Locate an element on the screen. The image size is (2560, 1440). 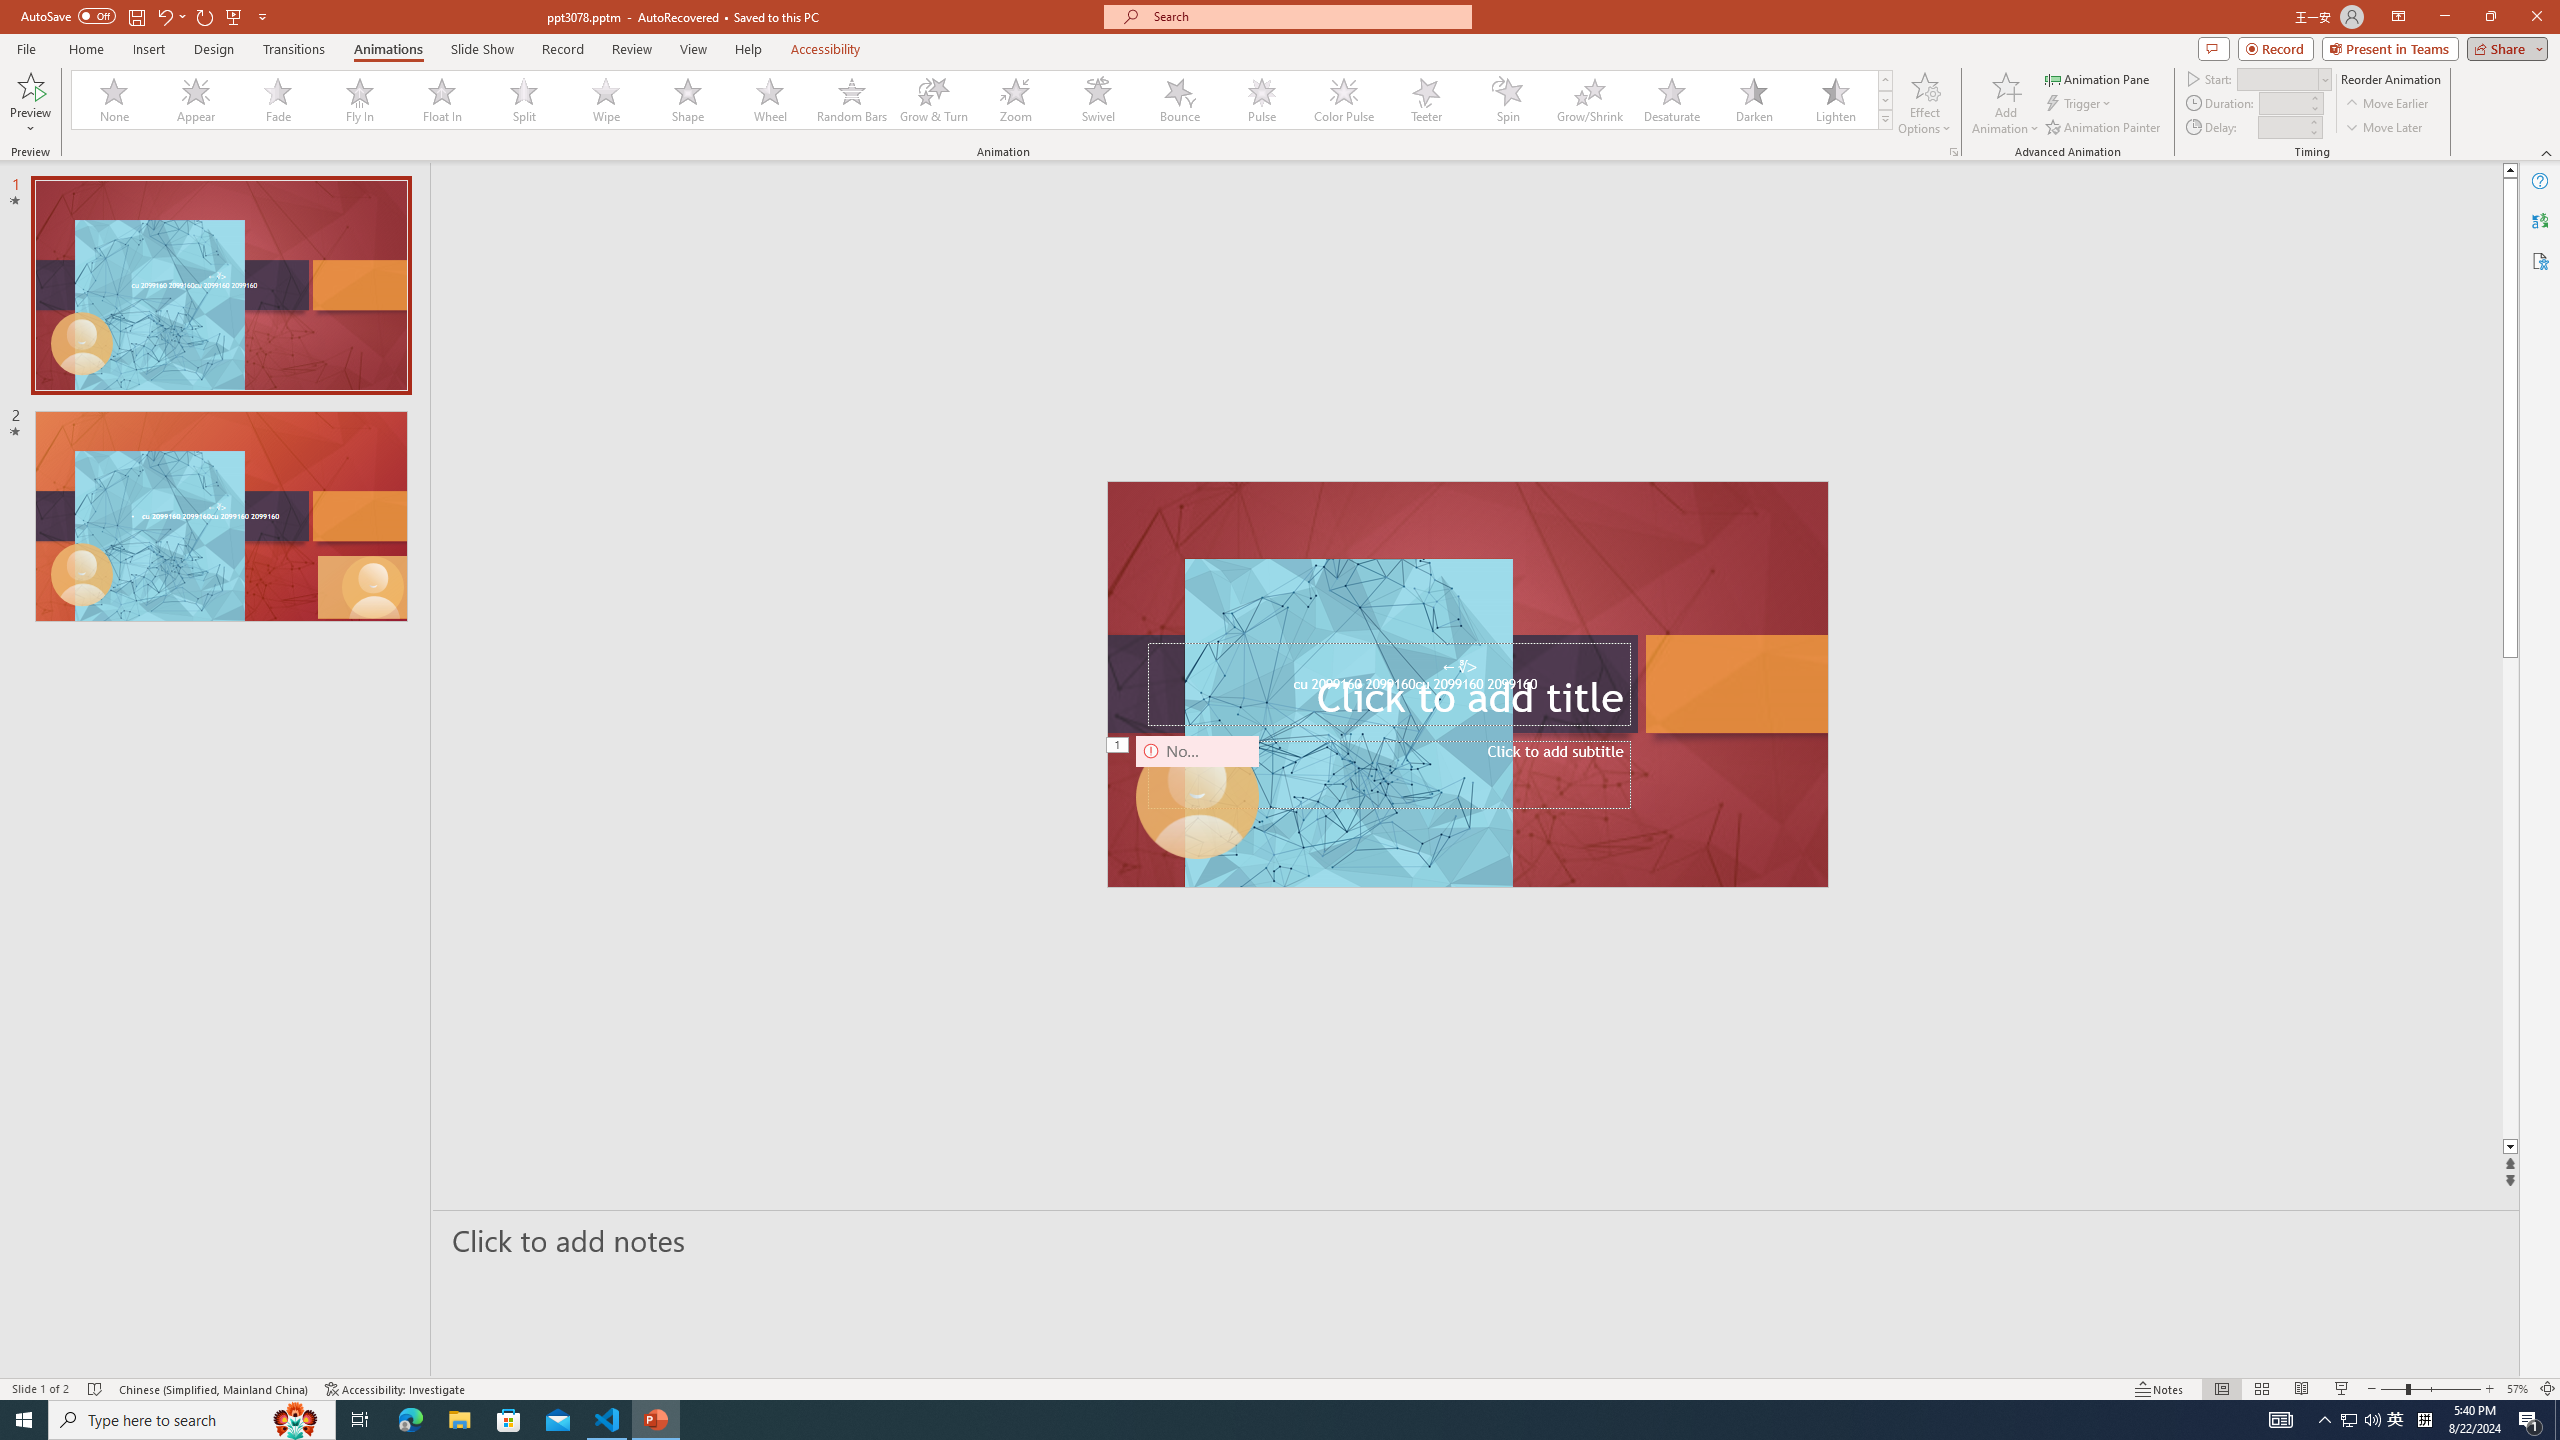
'Move Earlier' is located at coordinates (2386, 103).